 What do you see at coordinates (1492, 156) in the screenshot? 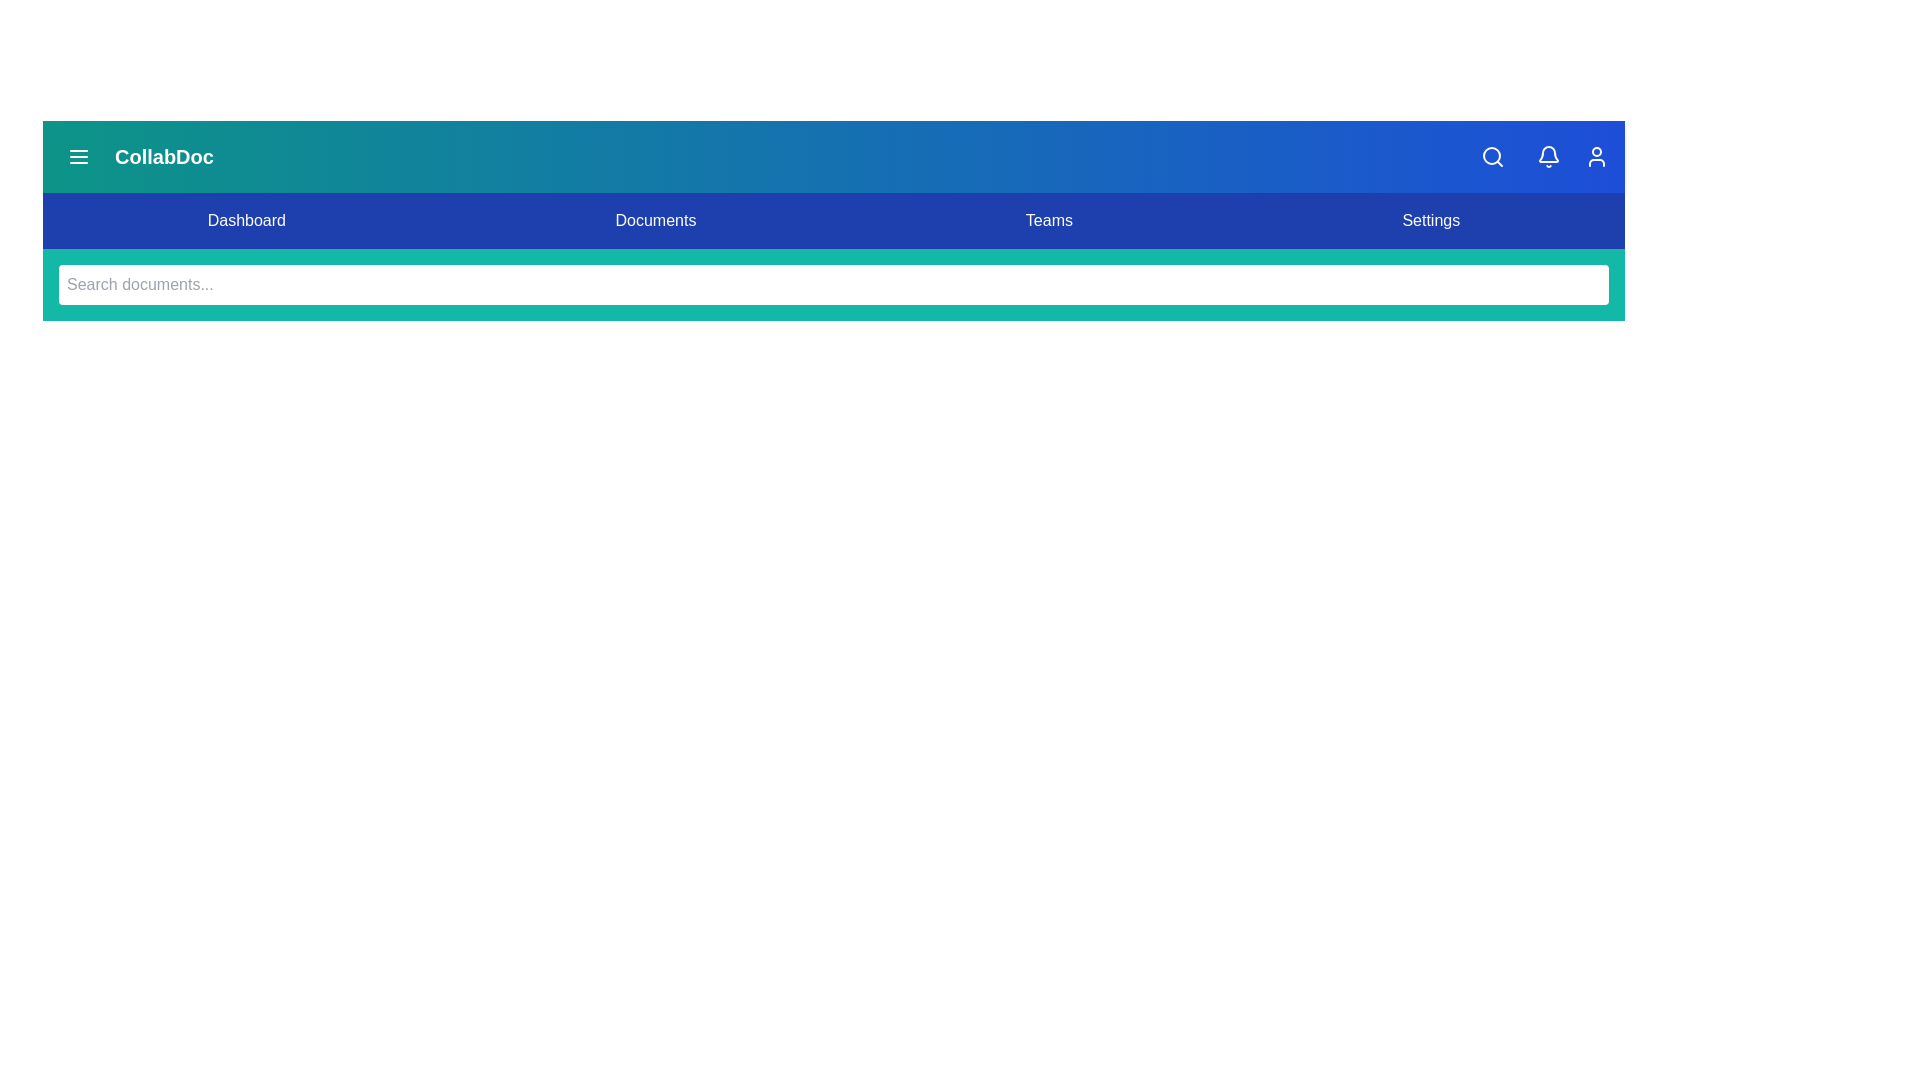
I see `the search_button to view its hover effect` at bounding box center [1492, 156].